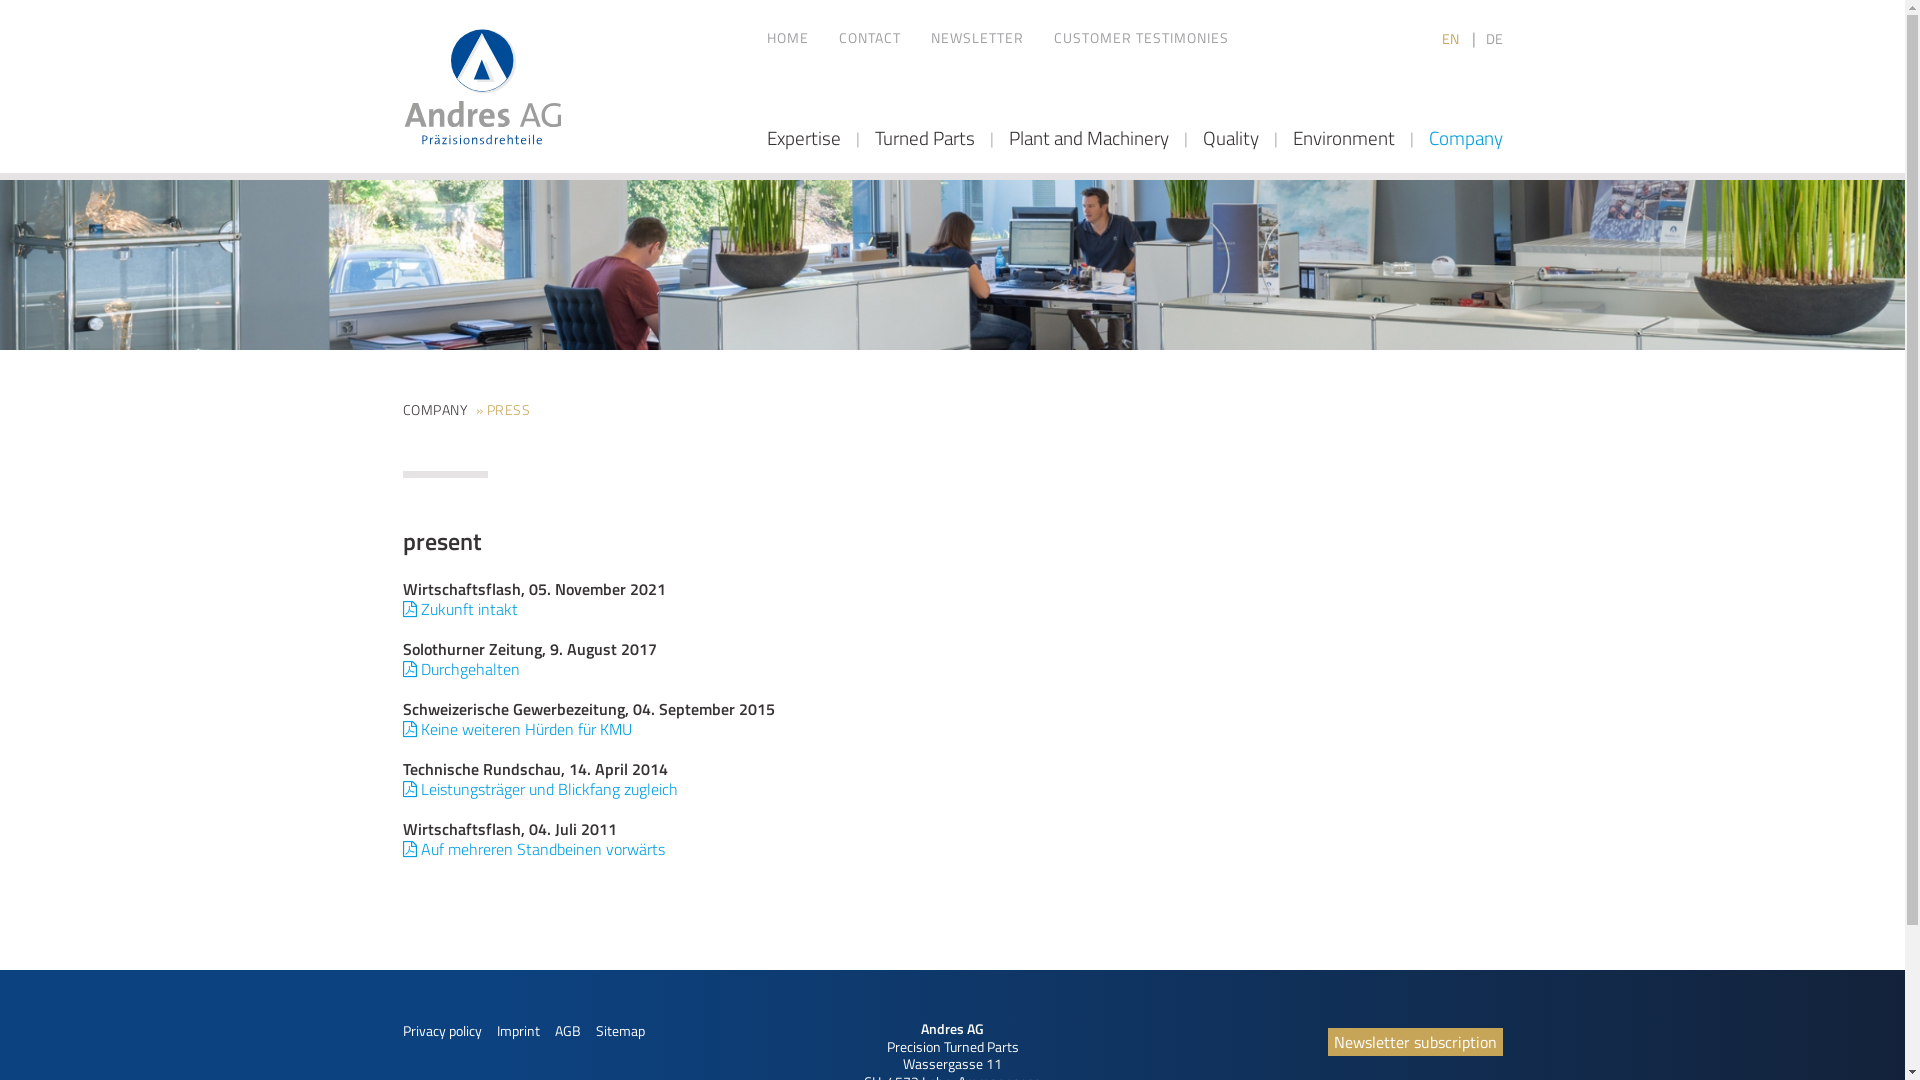  I want to click on 'EN', so click(1452, 38).